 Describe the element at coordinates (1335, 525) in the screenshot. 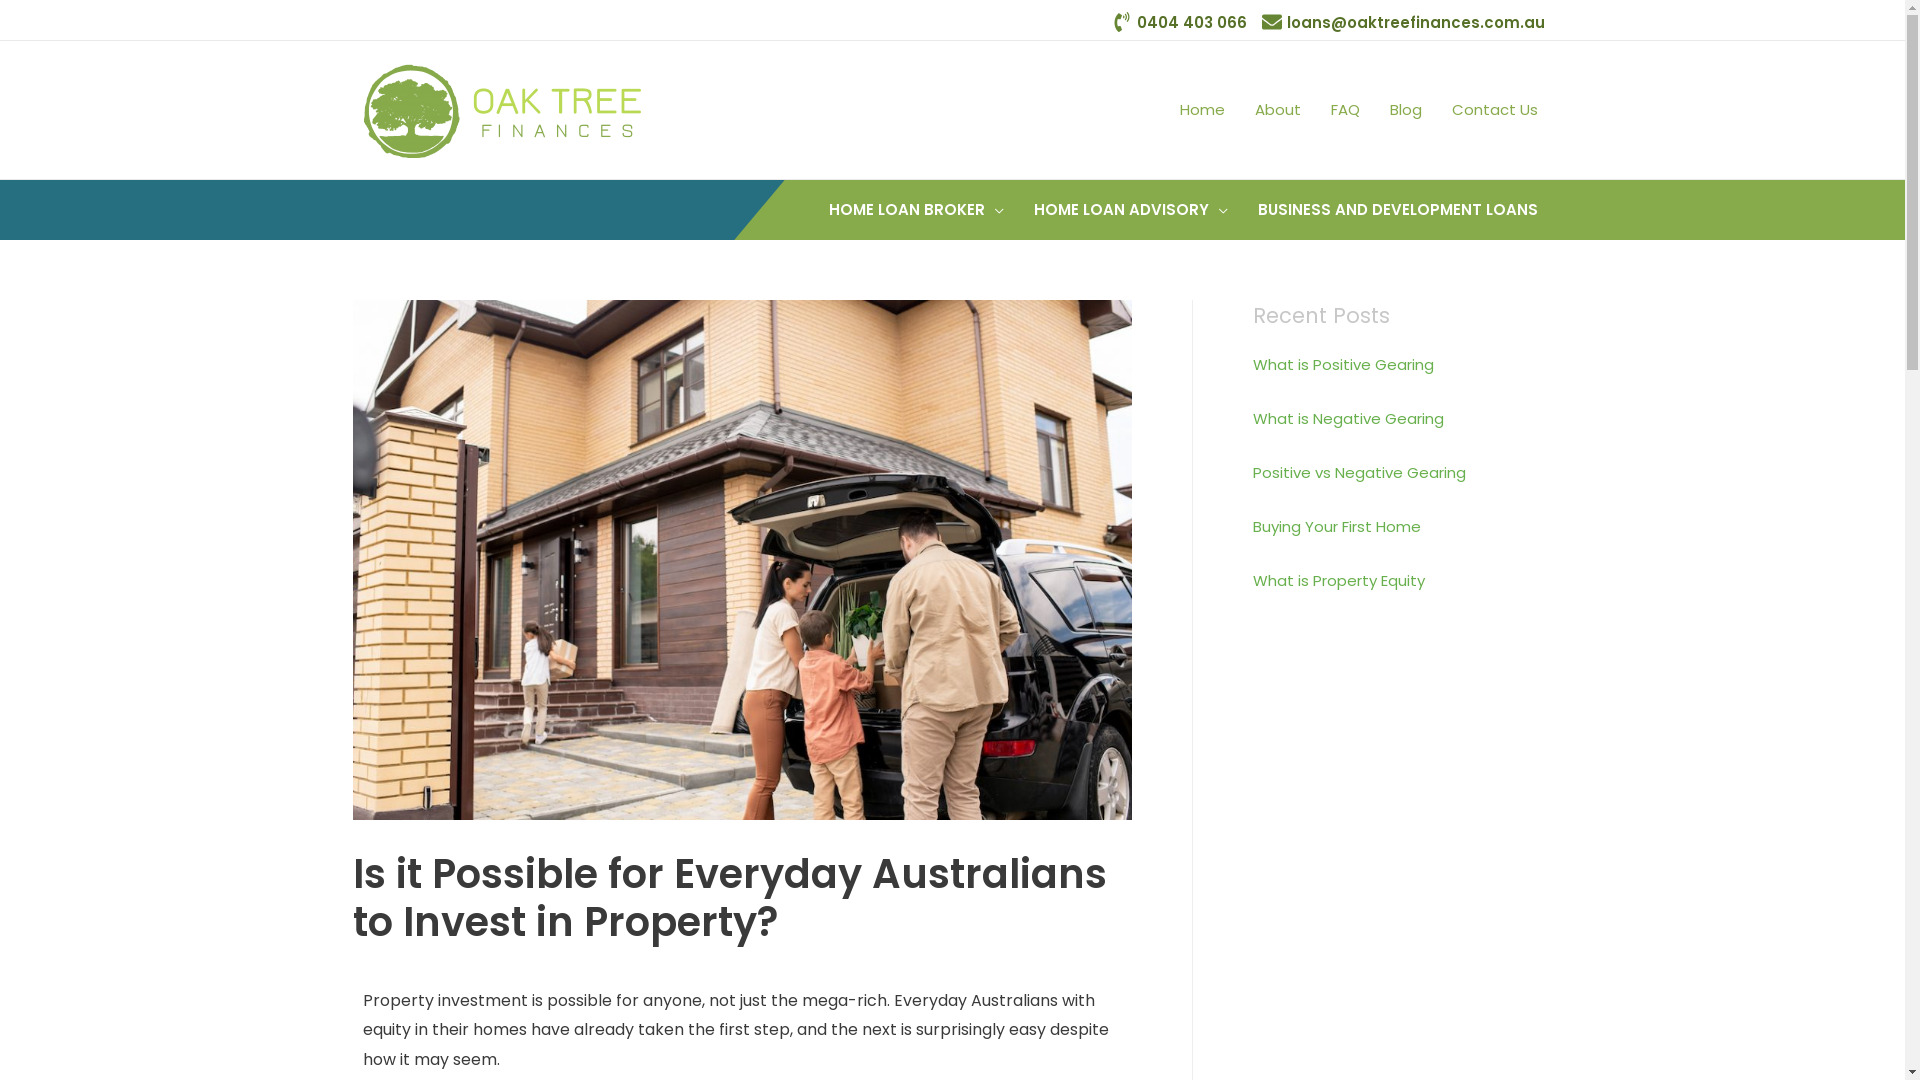

I see `'Buying Your First Home'` at that location.